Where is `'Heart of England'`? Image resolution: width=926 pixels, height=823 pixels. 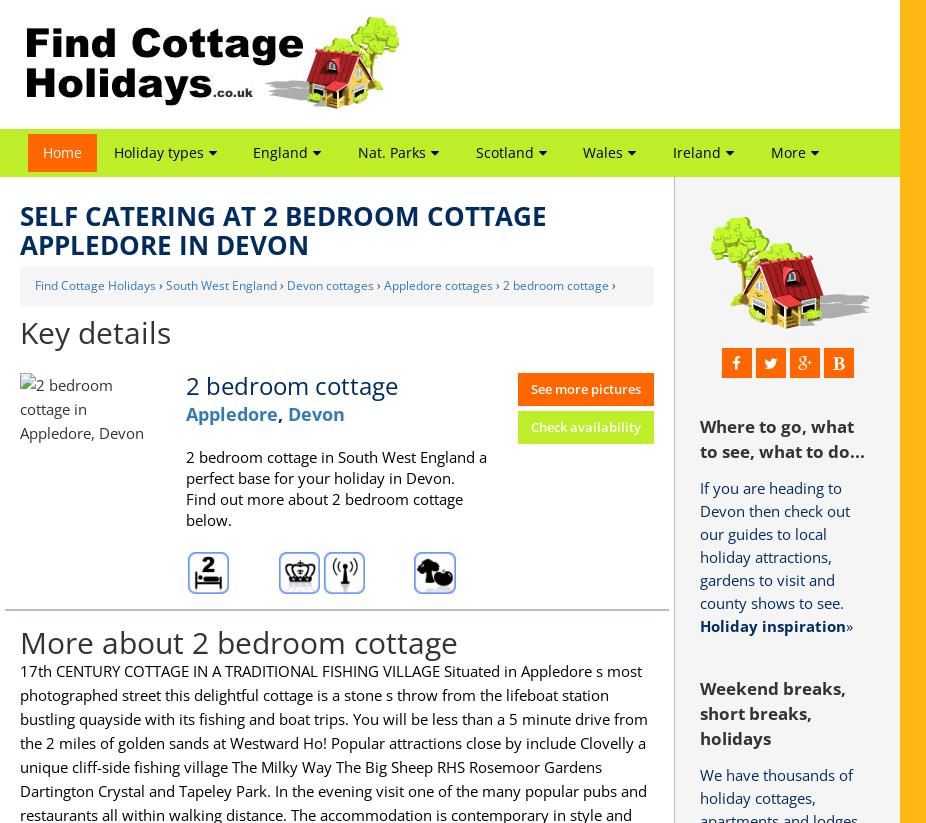 'Heart of England' is located at coordinates (300, 292).